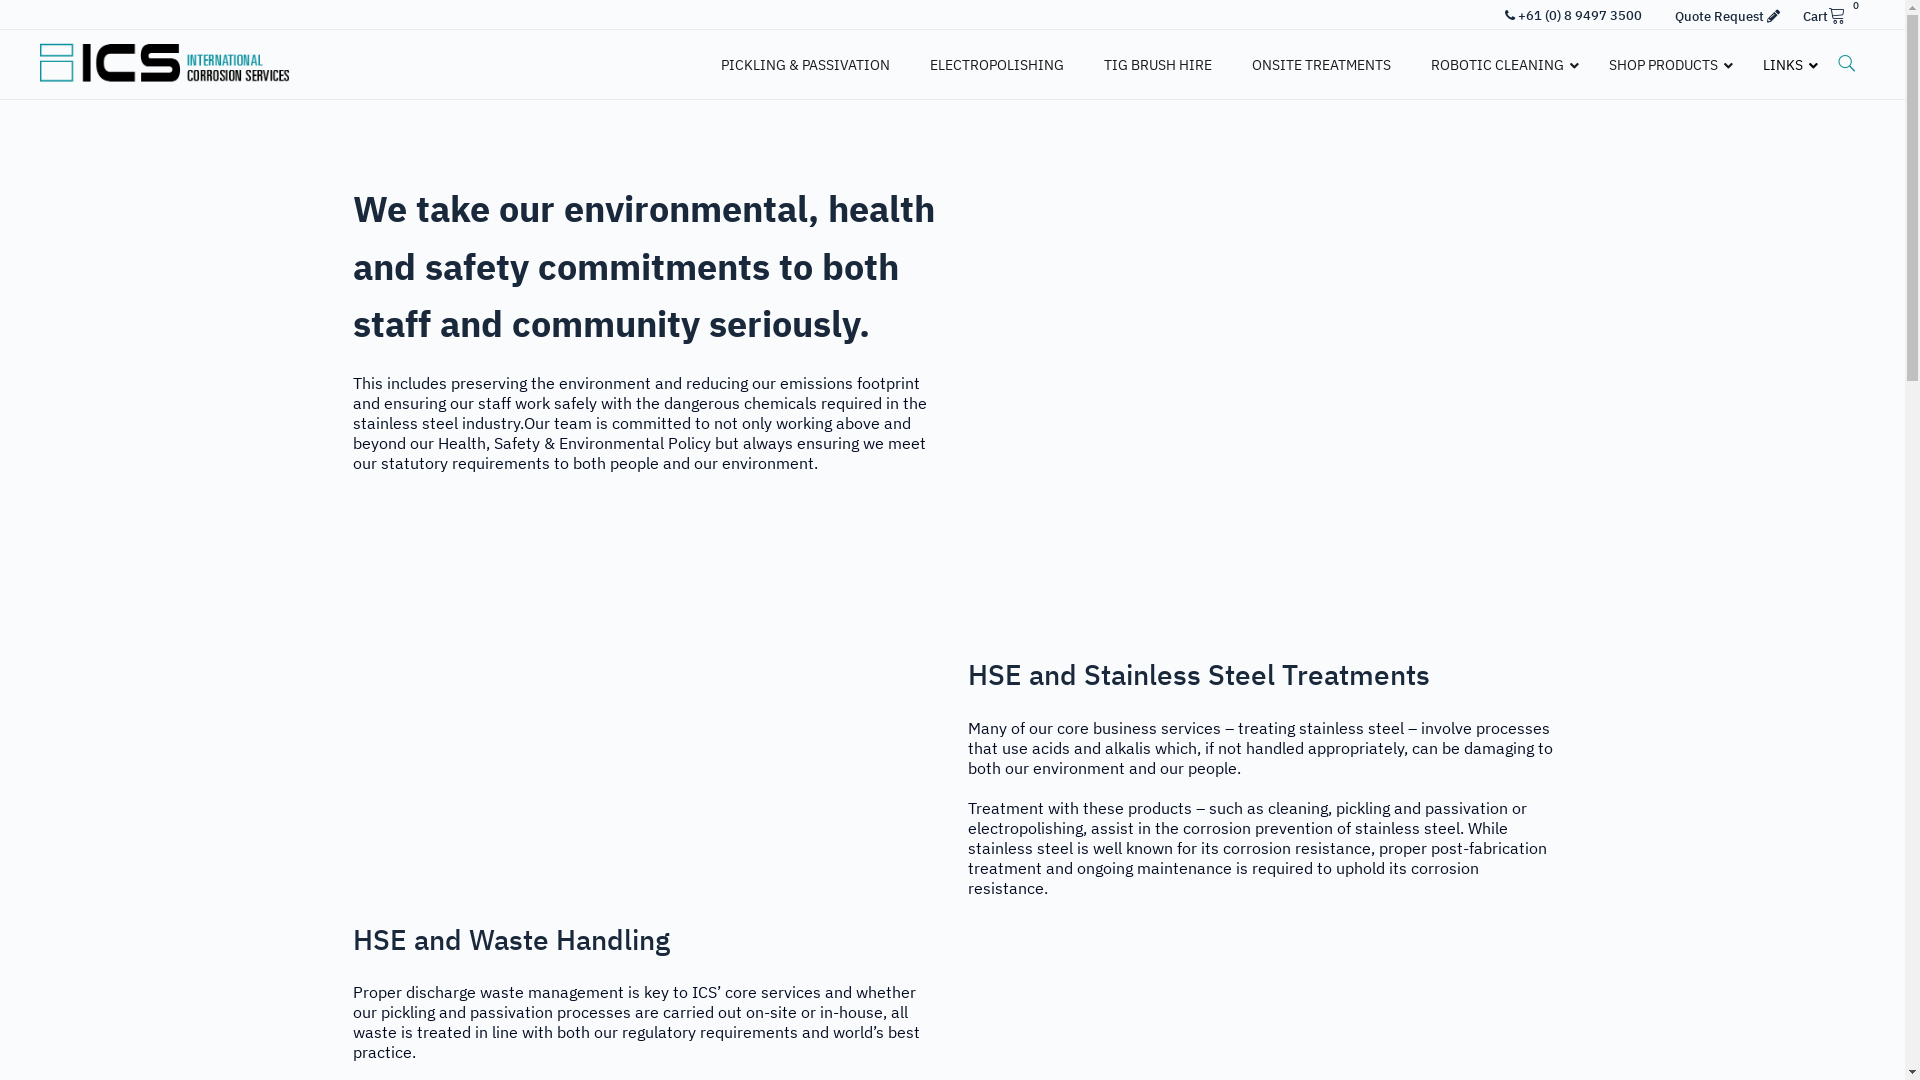  What do you see at coordinates (909, 63) in the screenshot?
I see `'ELECTROPOLISHING'` at bounding box center [909, 63].